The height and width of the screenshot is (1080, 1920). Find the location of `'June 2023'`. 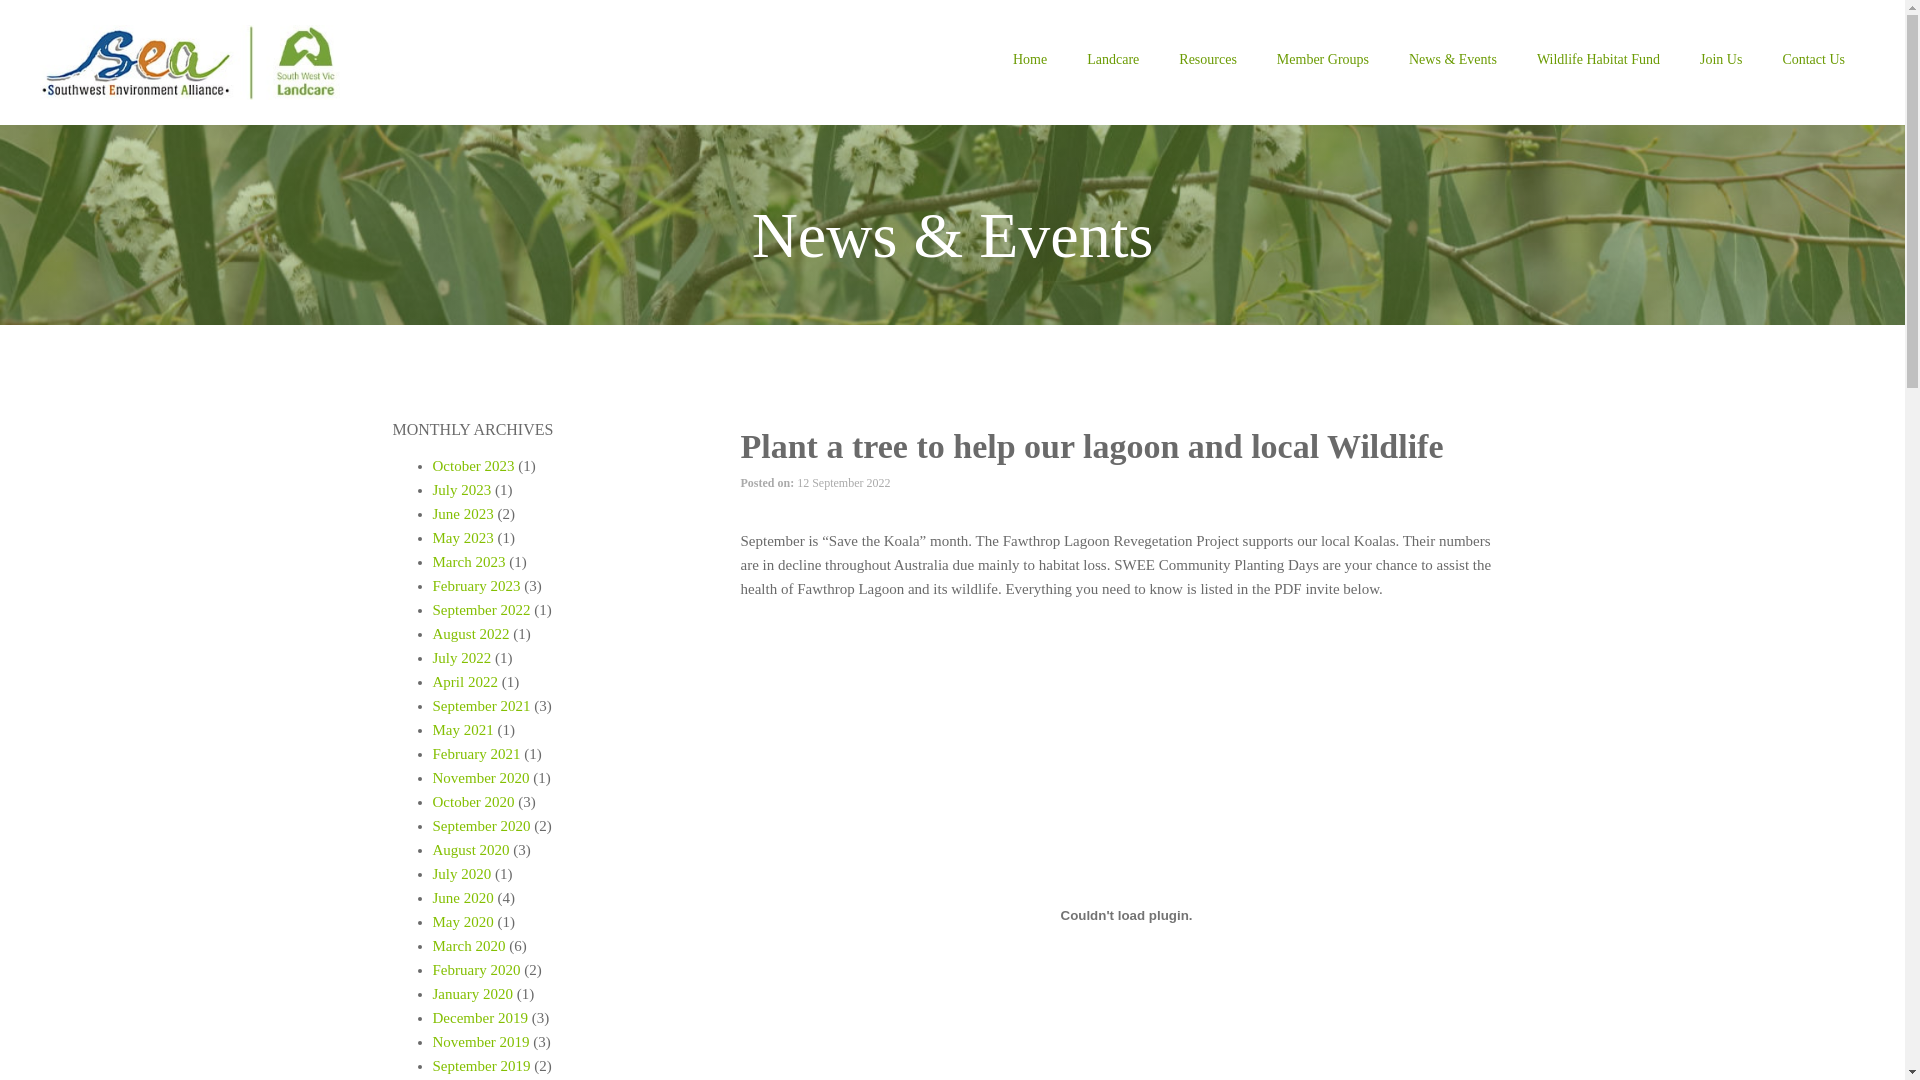

'June 2023' is located at coordinates (431, 512).